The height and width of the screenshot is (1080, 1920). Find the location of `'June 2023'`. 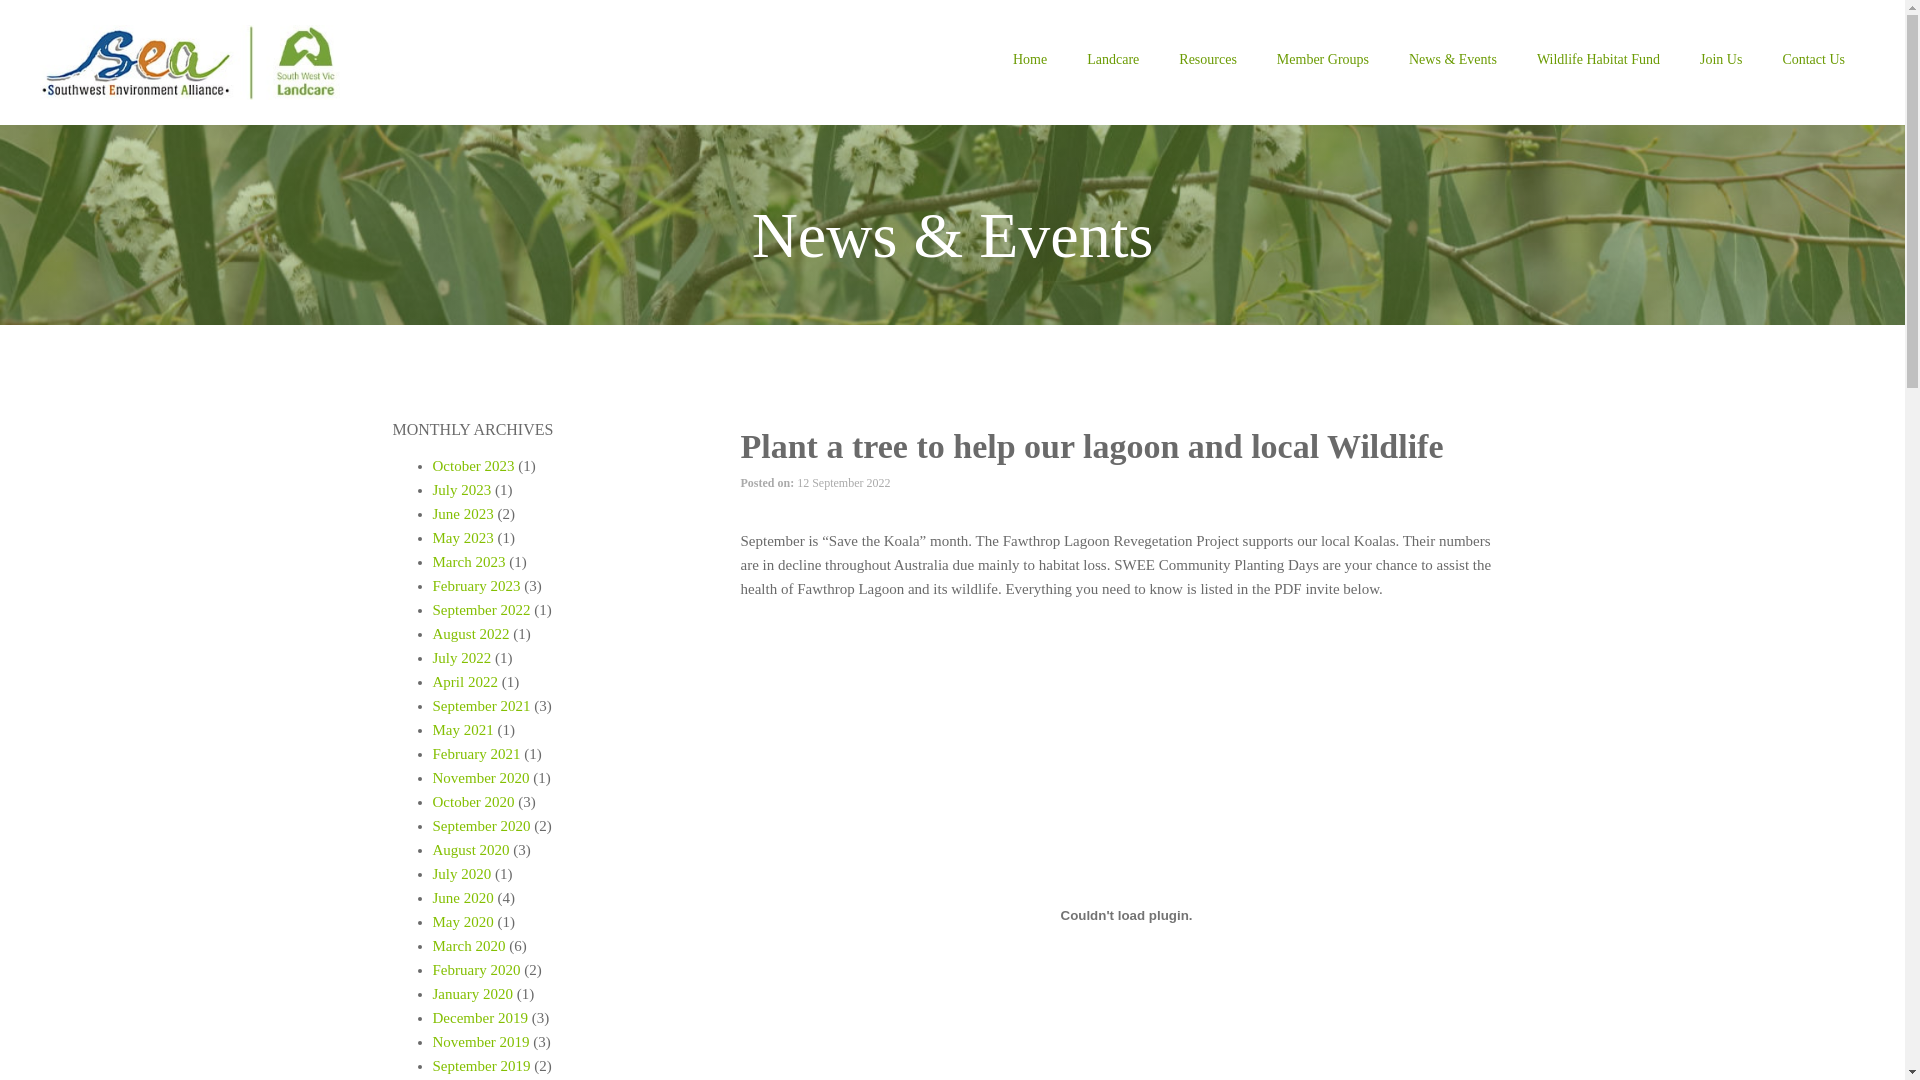

'June 2023' is located at coordinates (431, 512).